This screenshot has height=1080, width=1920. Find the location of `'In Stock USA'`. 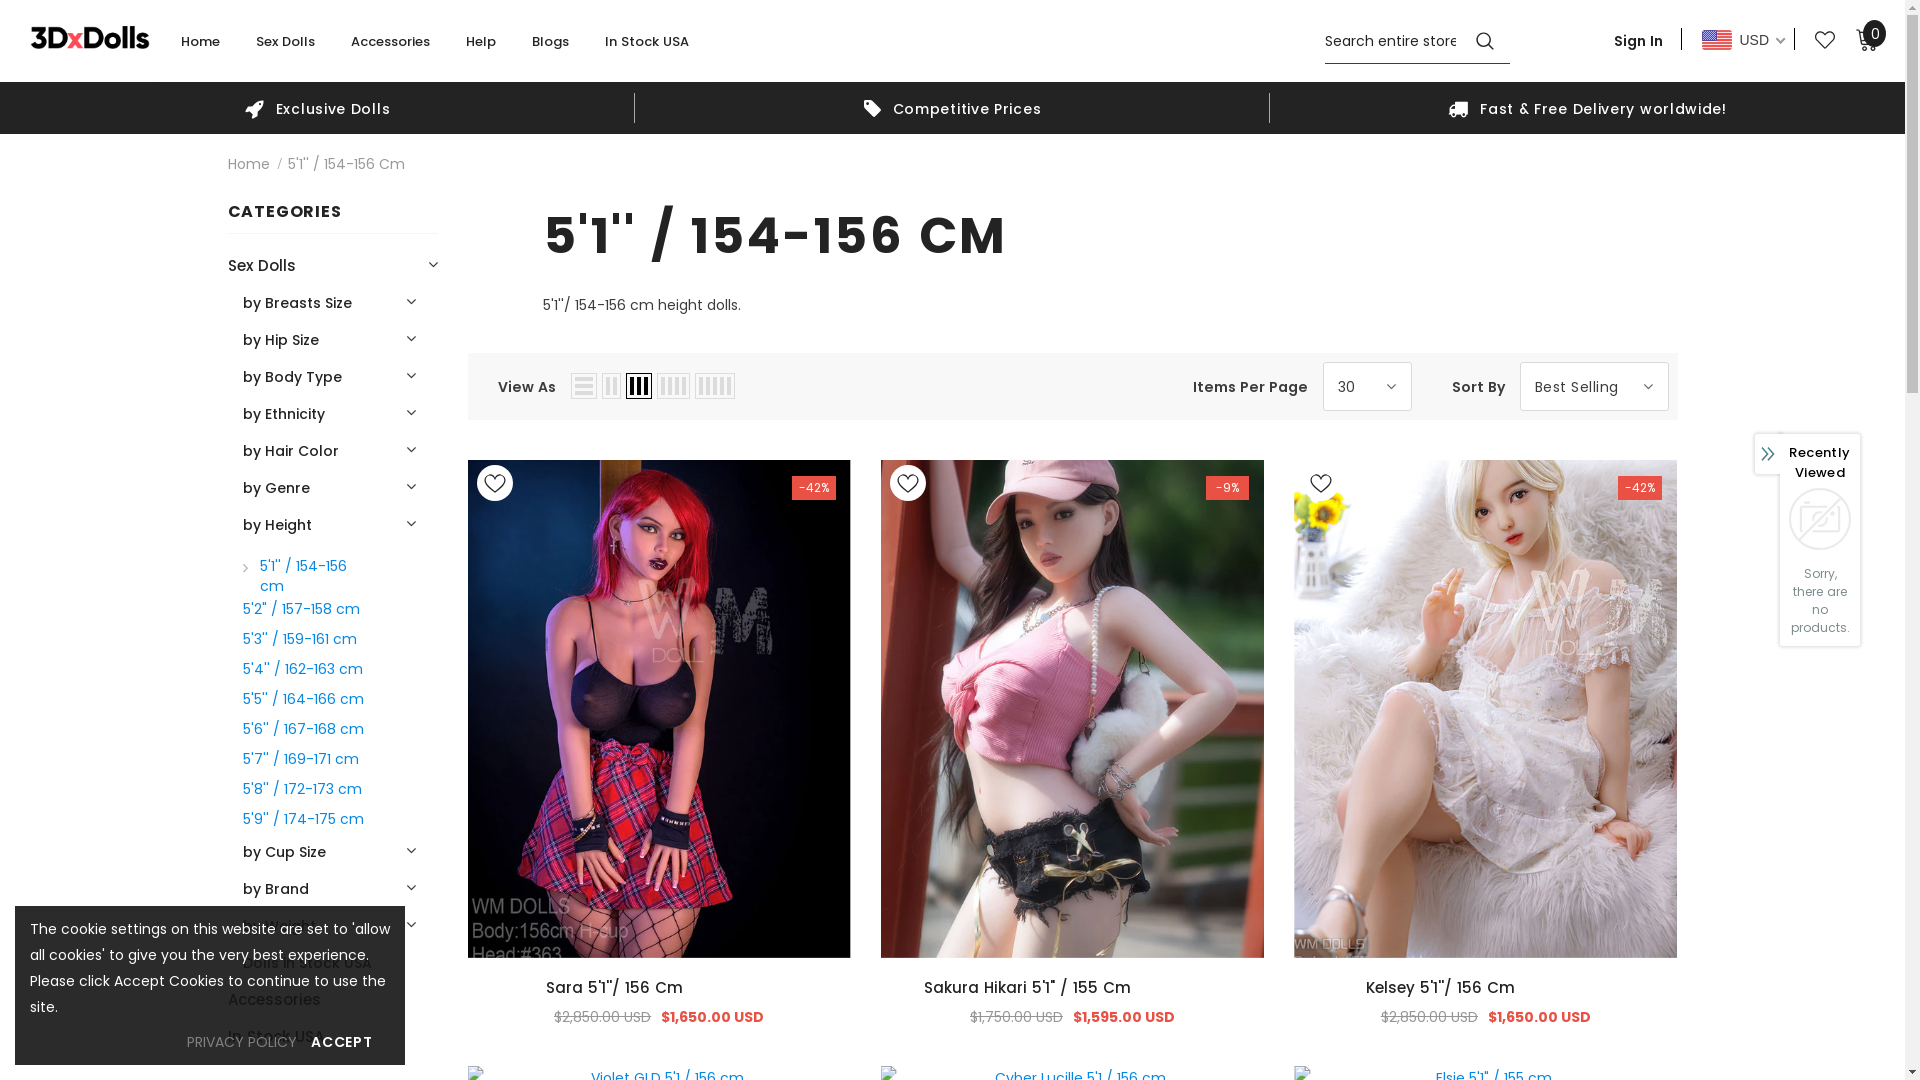

'In Stock USA' is located at coordinates (647, 49).